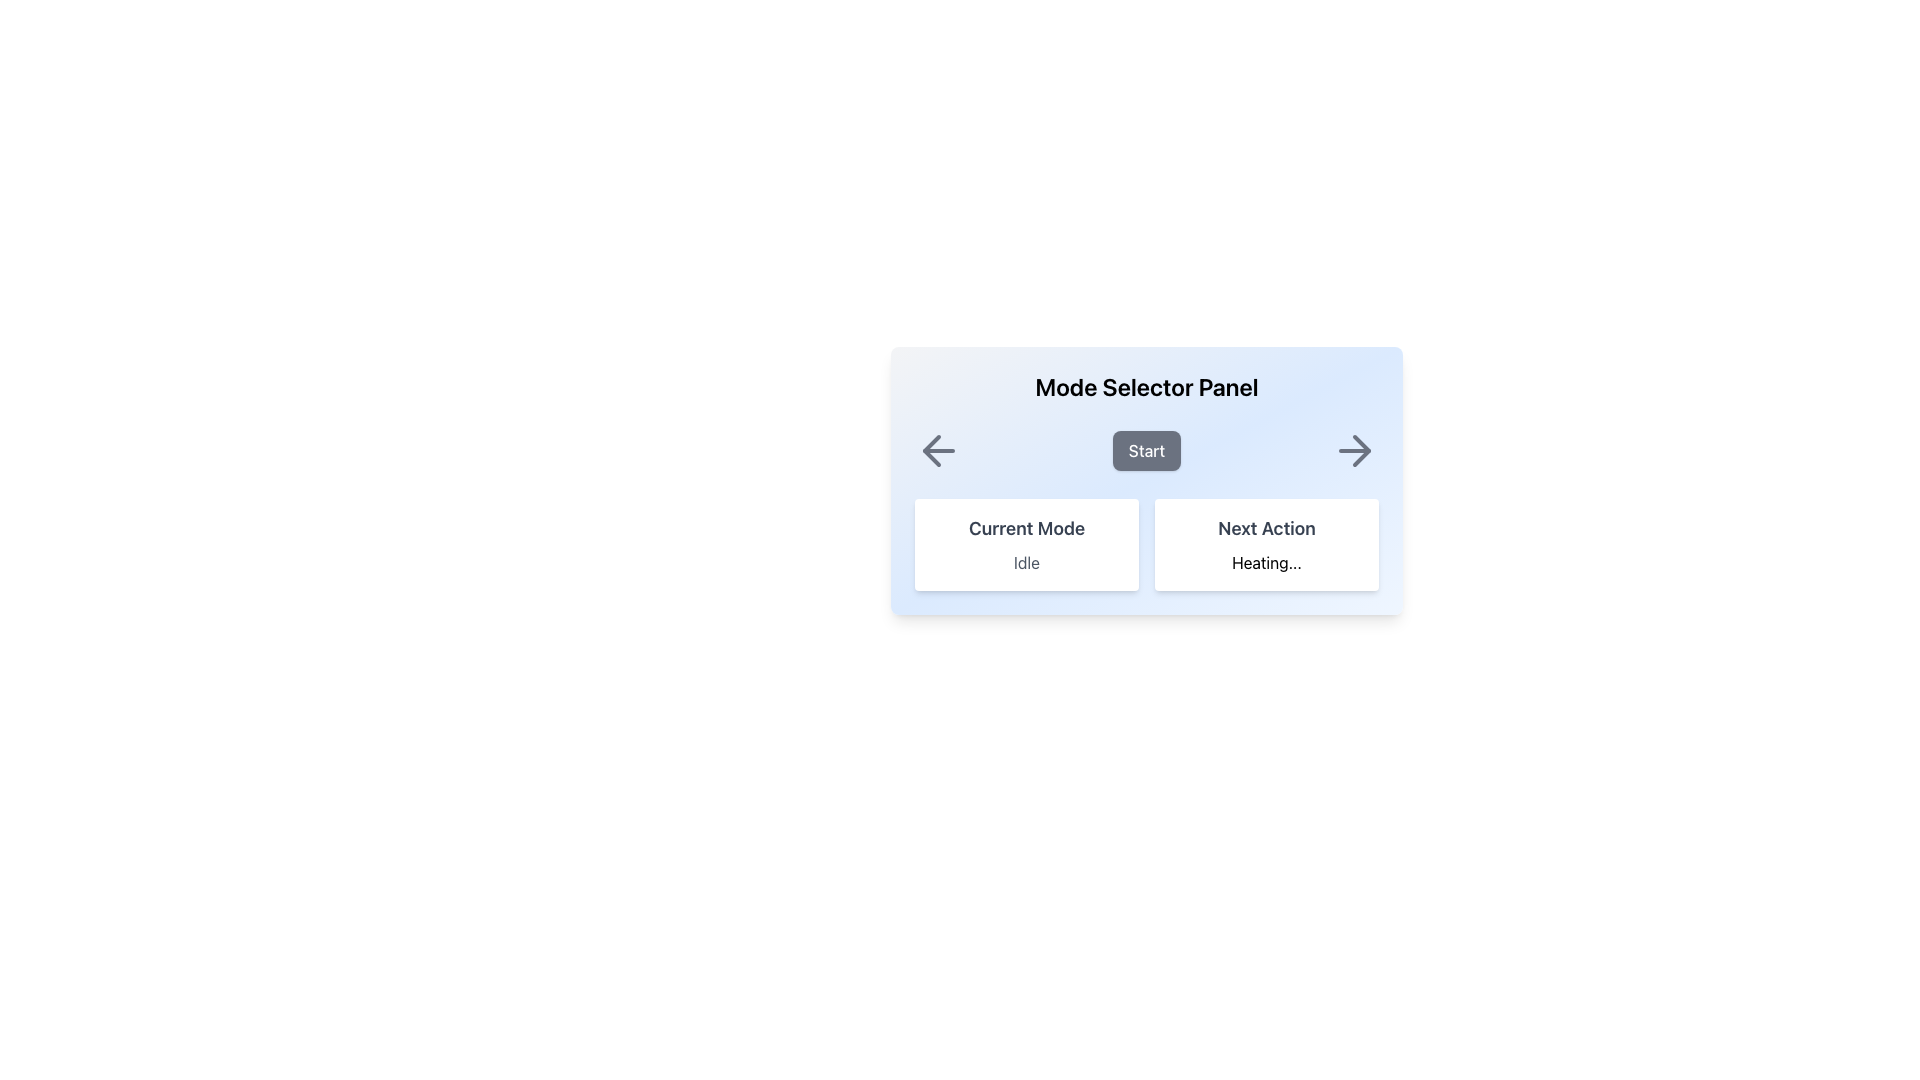  Describe the element at coordinates (1027, 527) in the screenshot. I see `text from the 'Current Mode' label, which indicates the current operational mode of the system and is located at the top of a white card within the Mode Selector Panel` at that location.